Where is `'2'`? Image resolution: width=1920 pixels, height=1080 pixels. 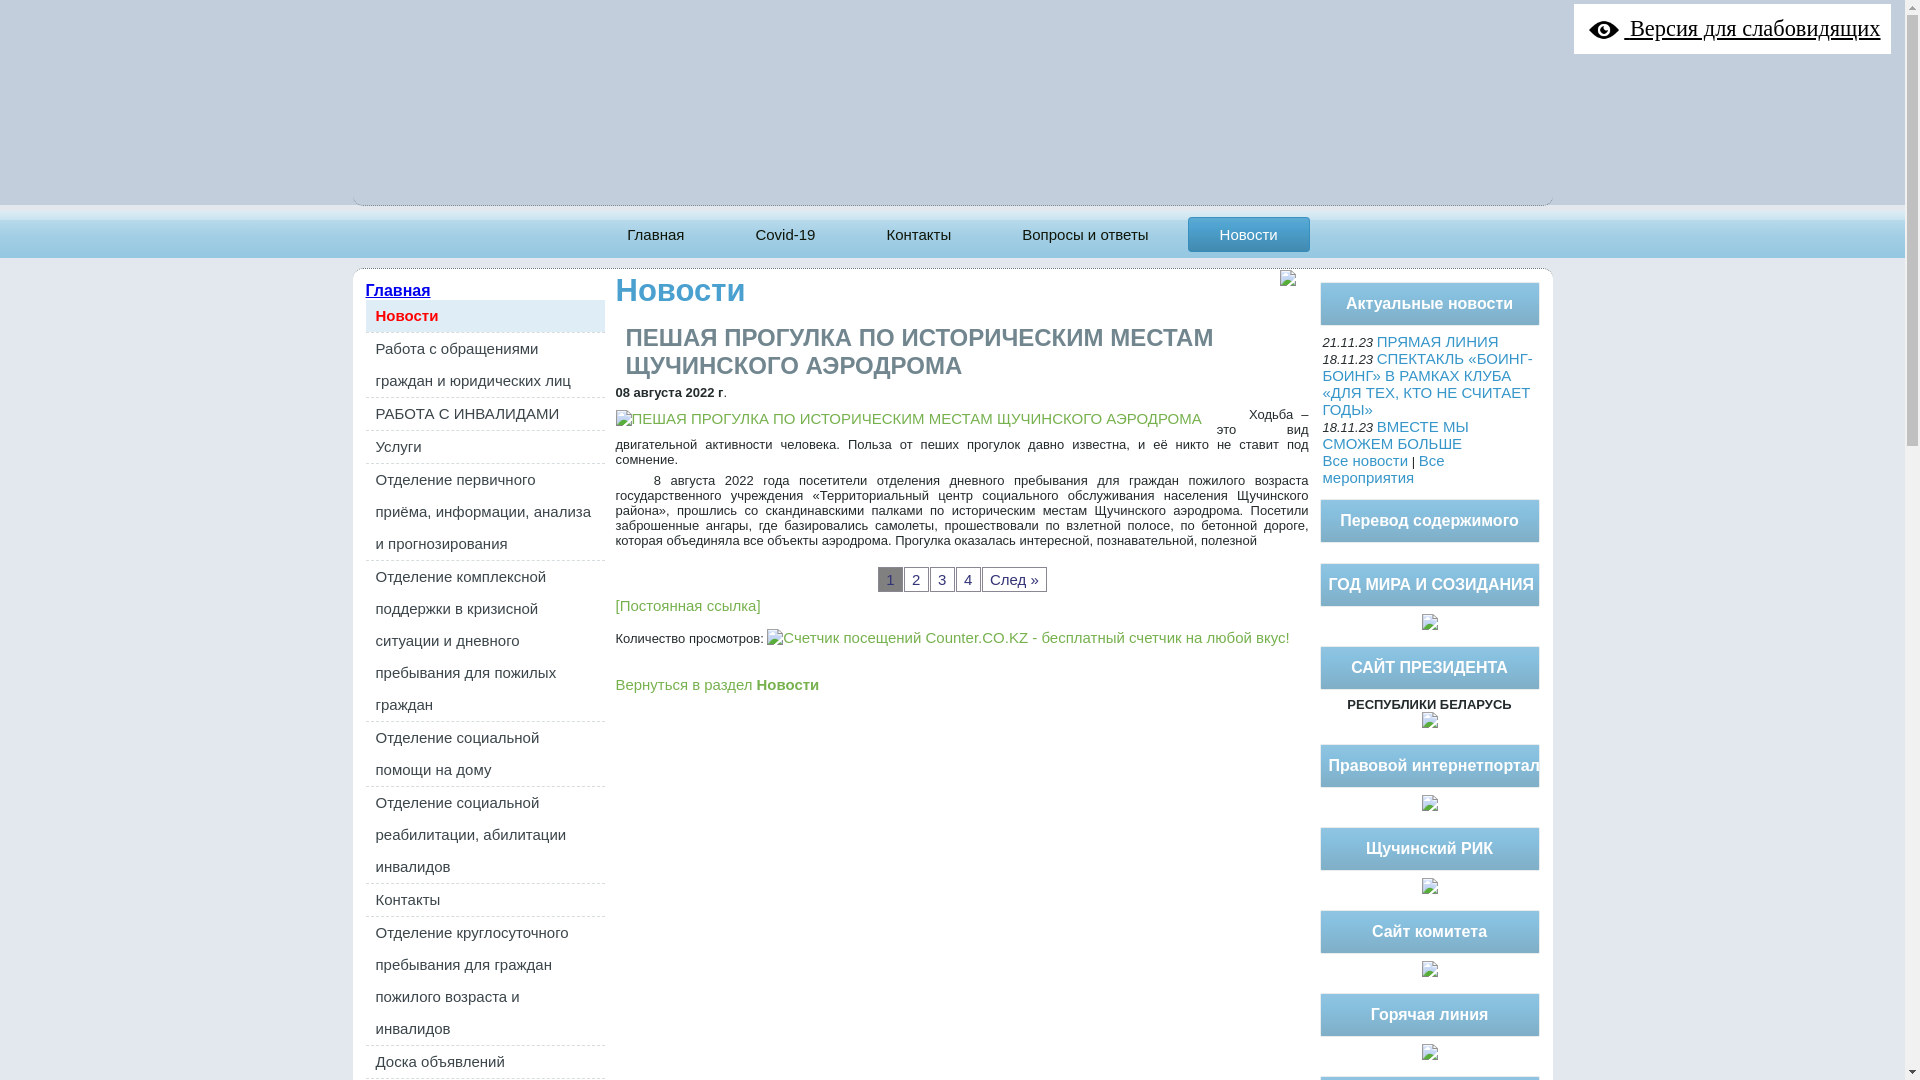 '2' is located at coordinates (902, 579).